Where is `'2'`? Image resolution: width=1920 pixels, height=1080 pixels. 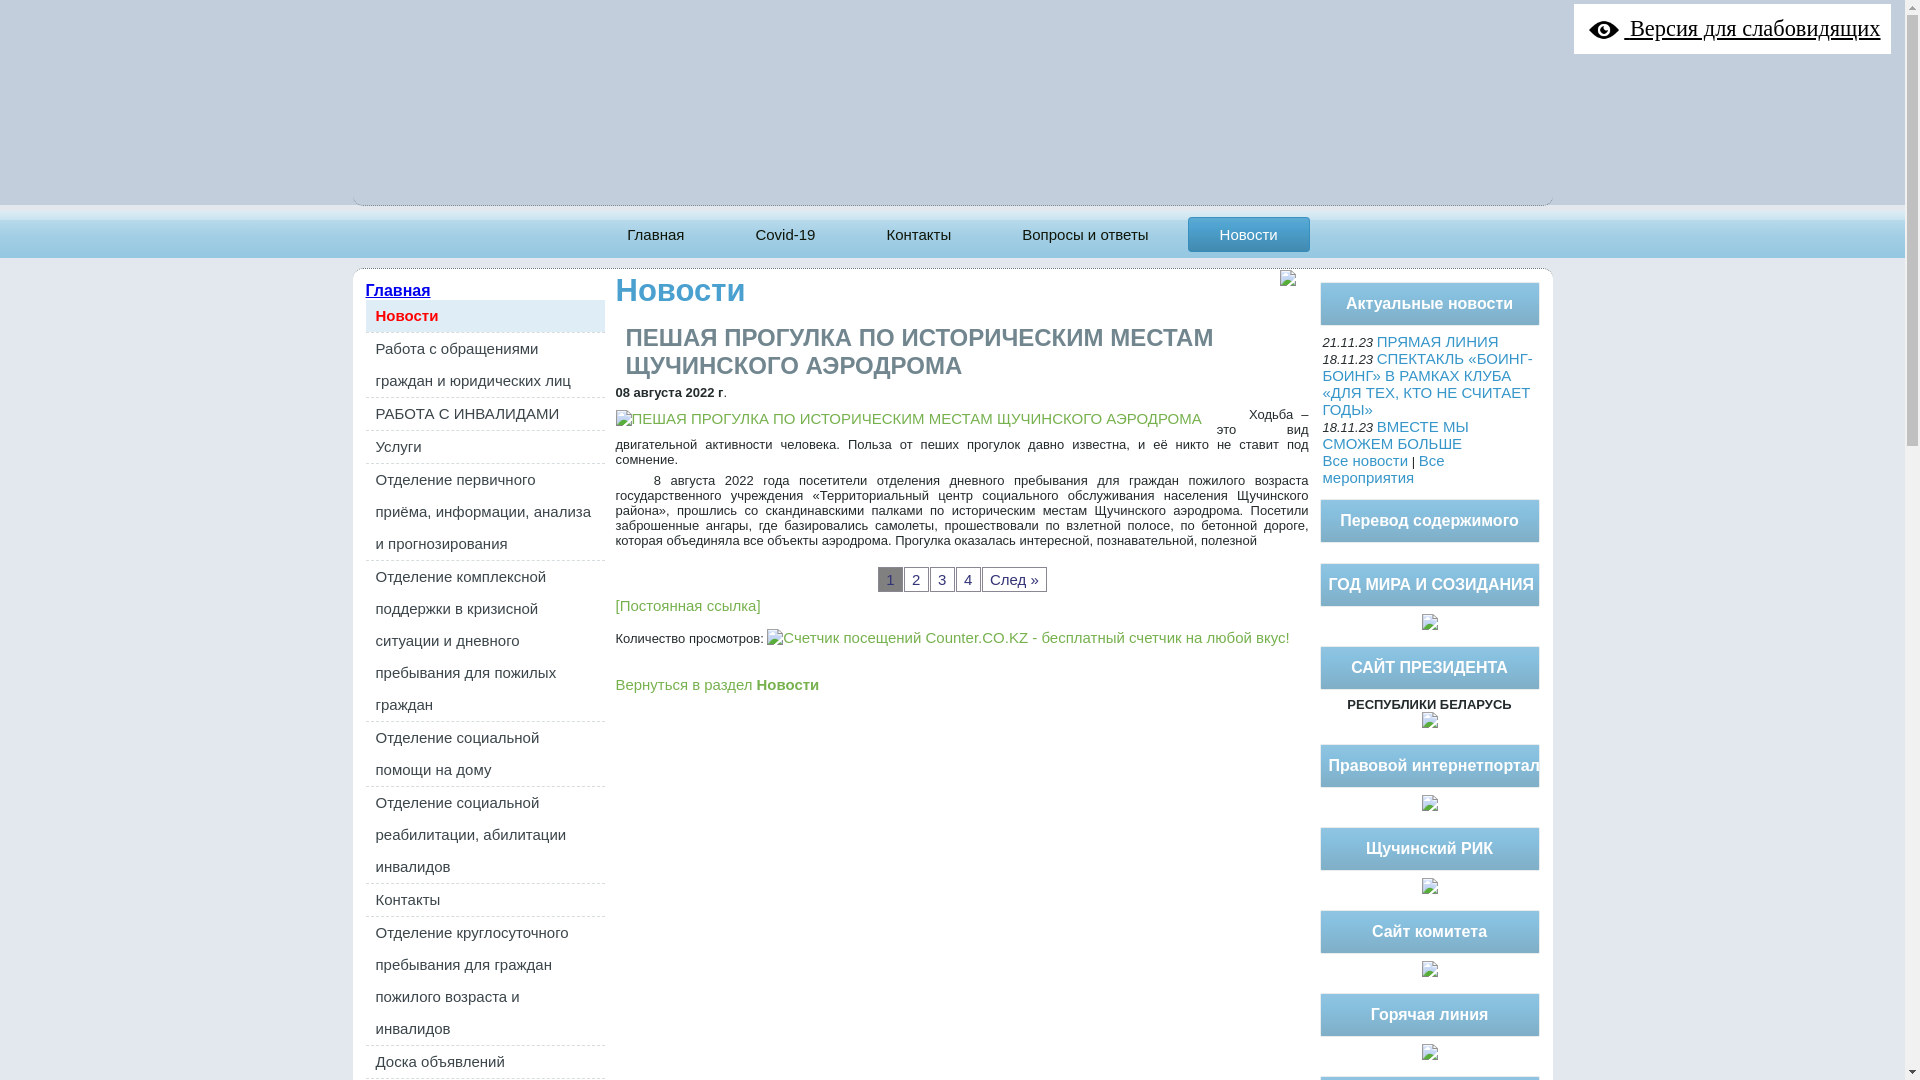 '2' is located at coordinates (902, 579).